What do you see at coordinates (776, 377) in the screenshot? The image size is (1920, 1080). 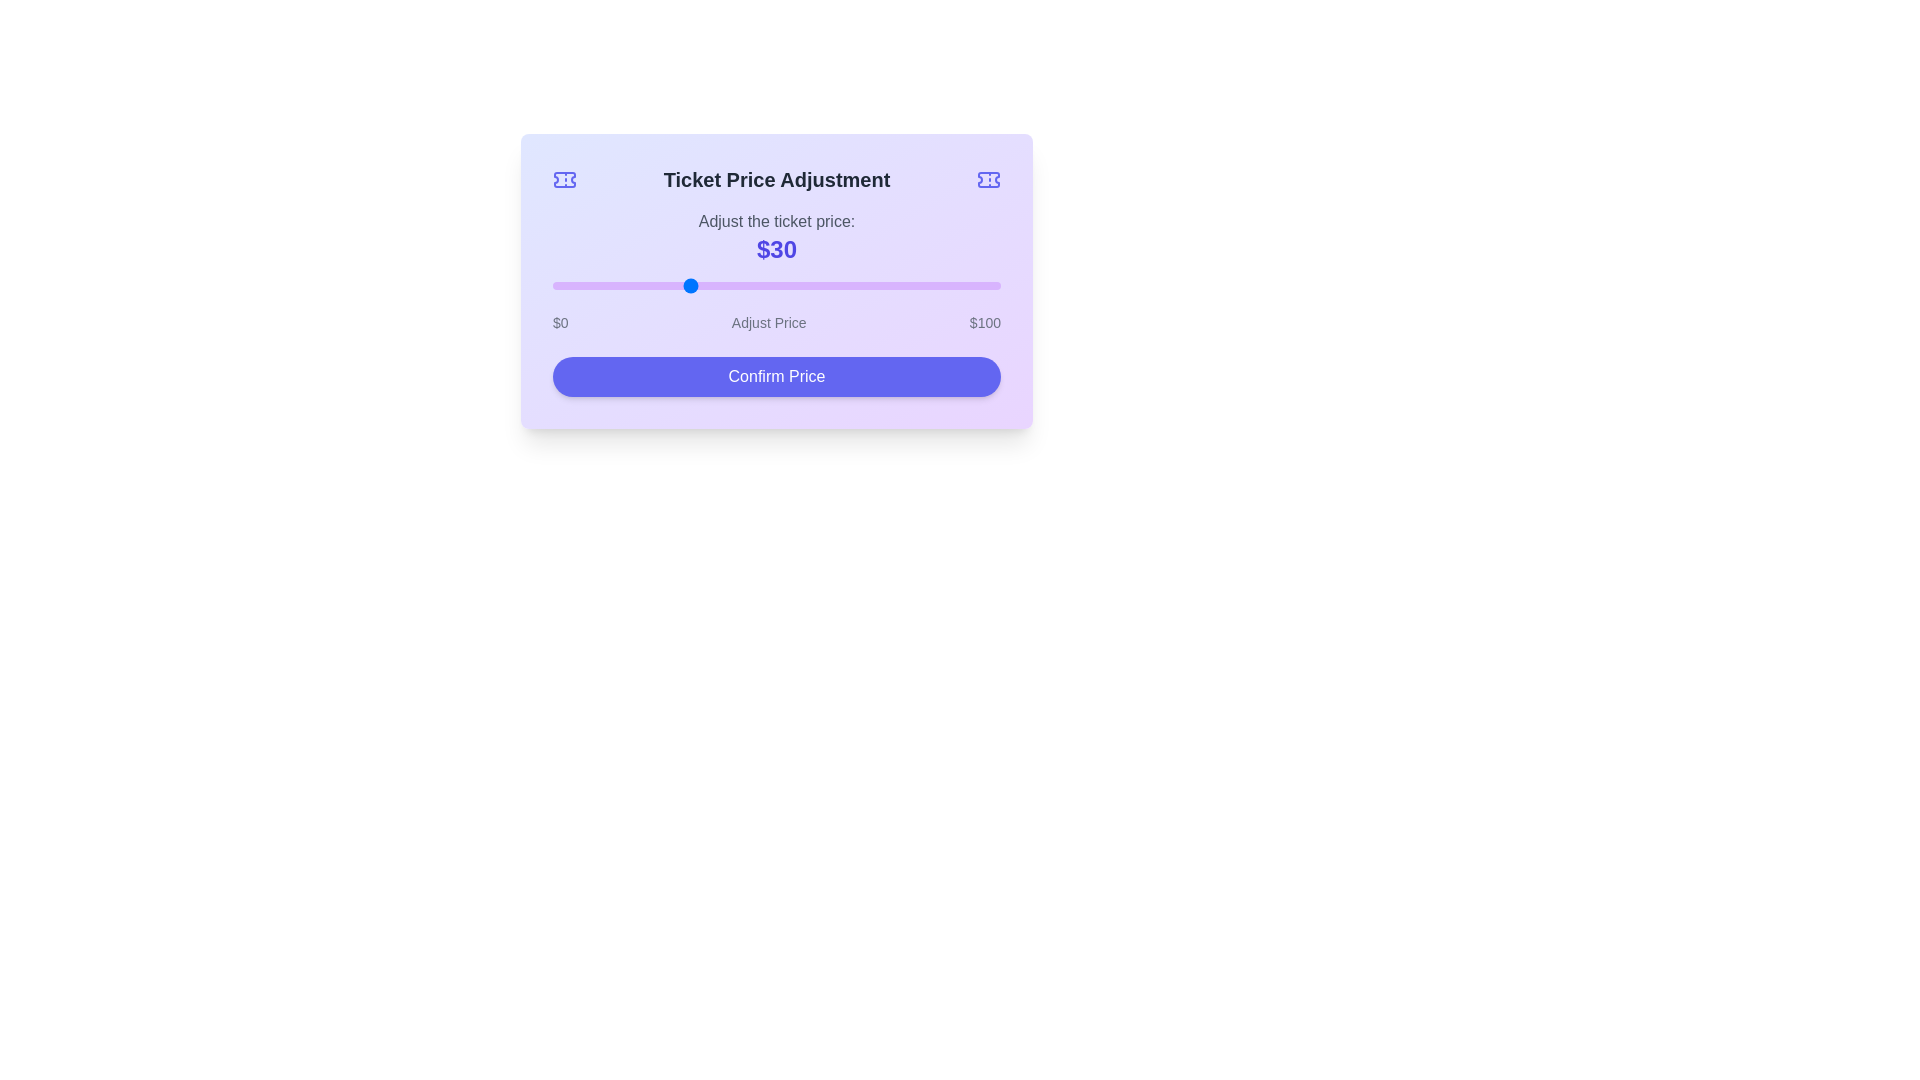 I see `the 'Confirm Price' button to confirm the ticket price` at bounding box center [776, 377].